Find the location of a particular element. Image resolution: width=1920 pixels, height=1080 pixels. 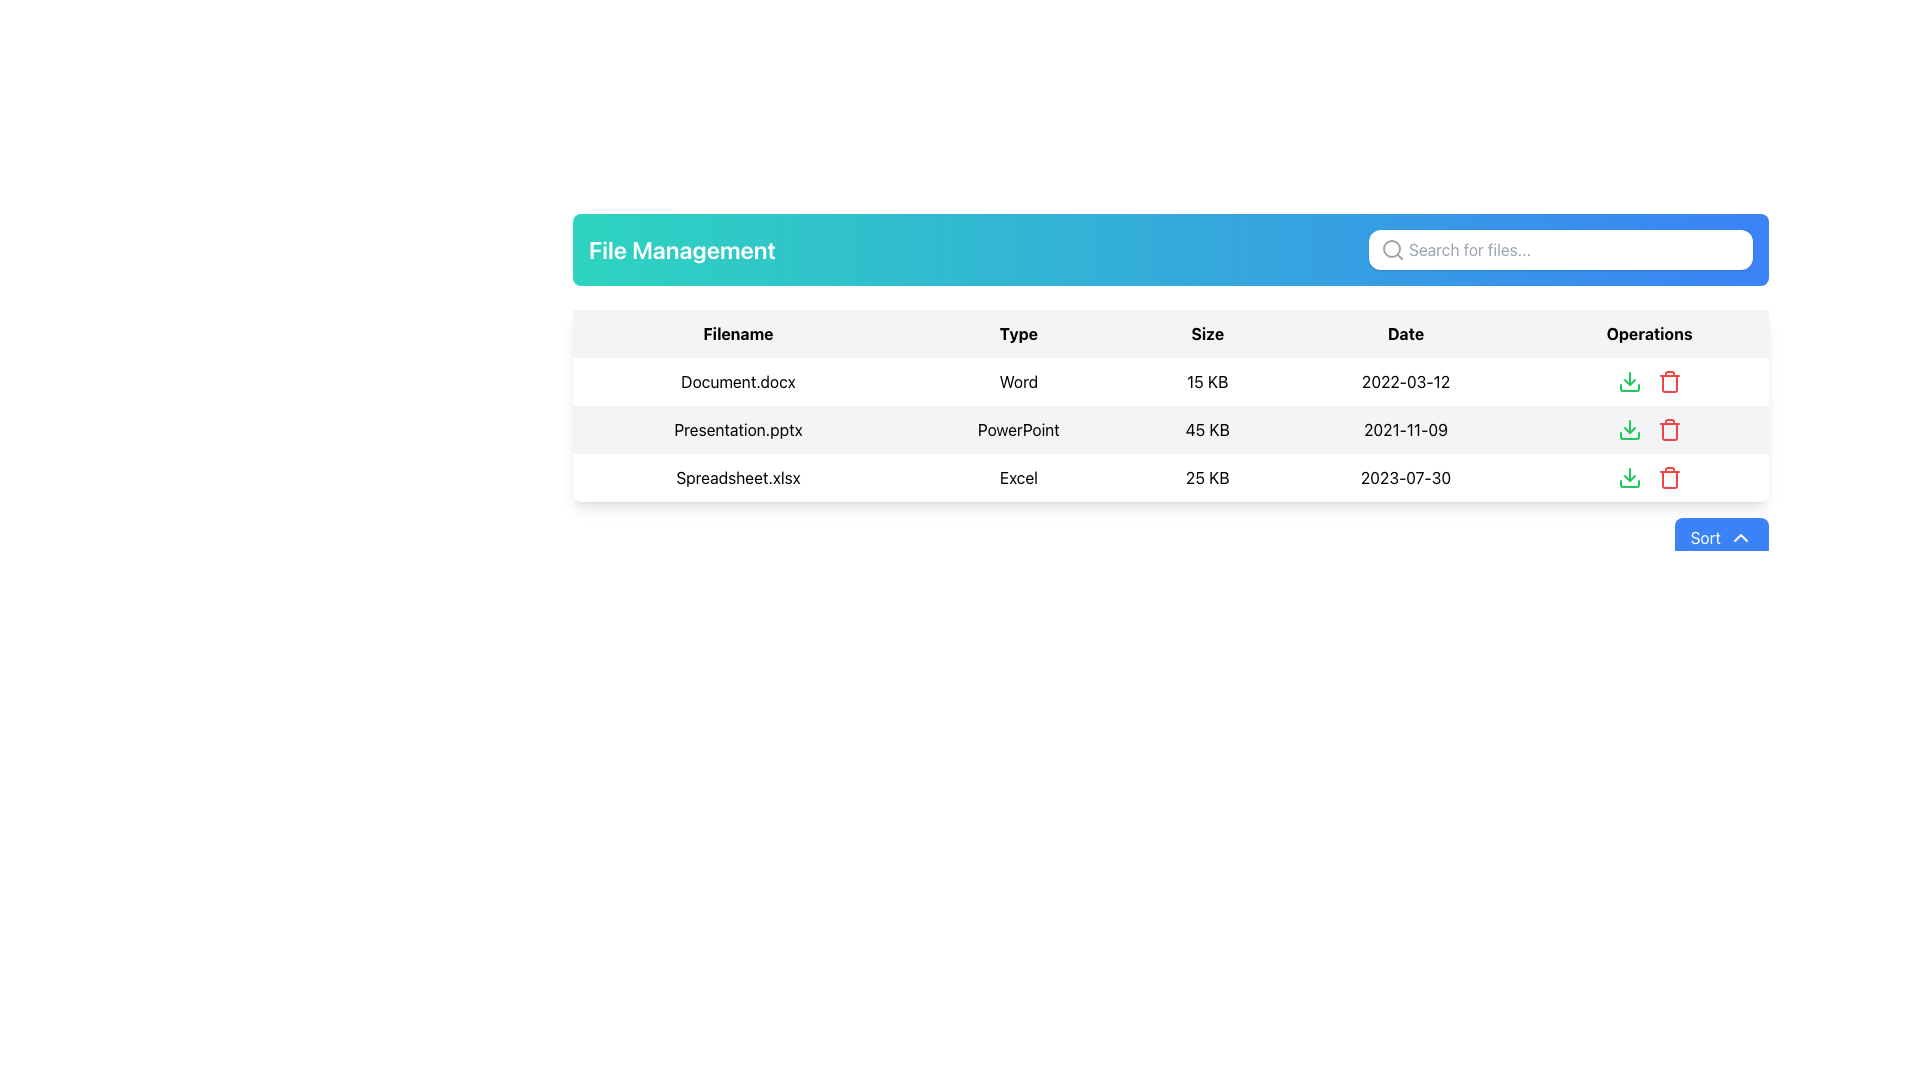

the Text element displaying the date of 'Spreadsheet.xlsx' in the 'File Management' interface, located in the fourth position of the 'Date' column is located at coordinates (1405, 478).